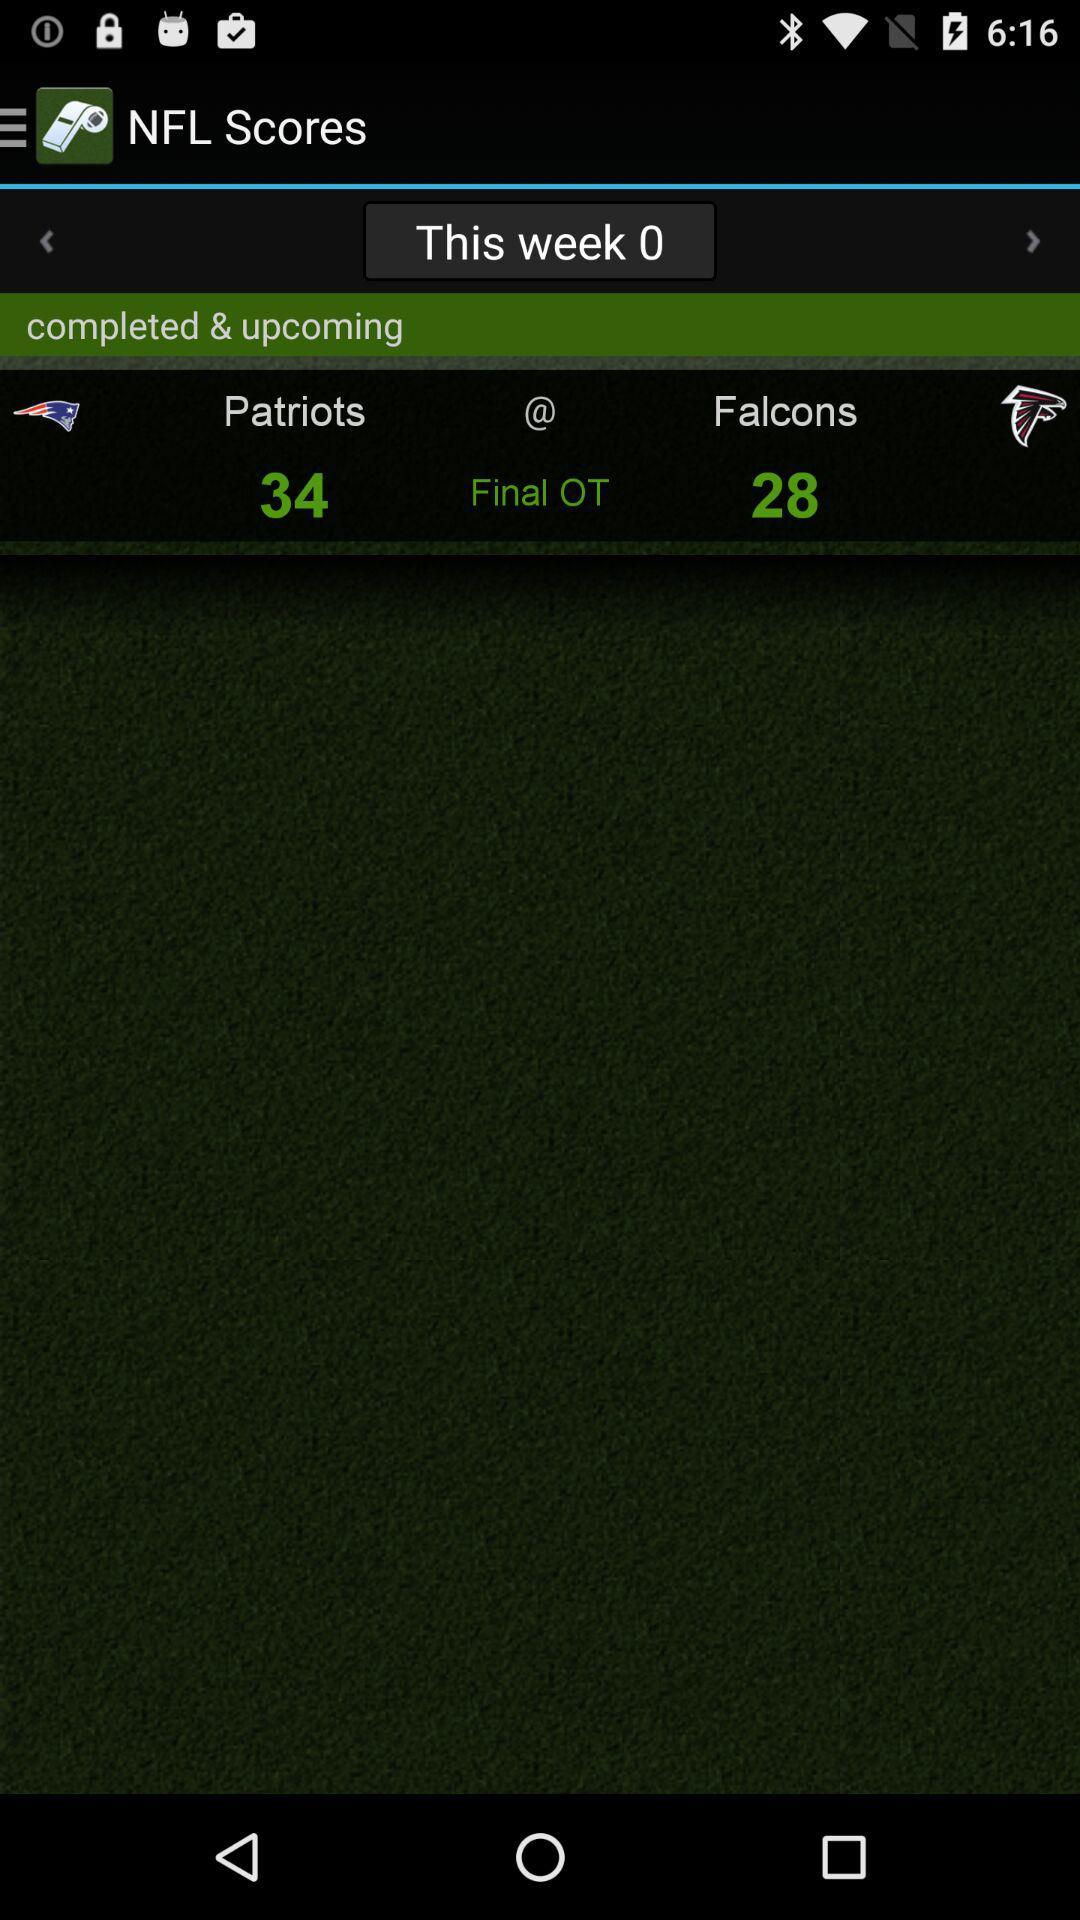 The width and height of the screenshot is (1080, 1920). Describe the element at coordinates (1033, 240) in the screenshot. I see `app to the right of this week 0 item` at that location.